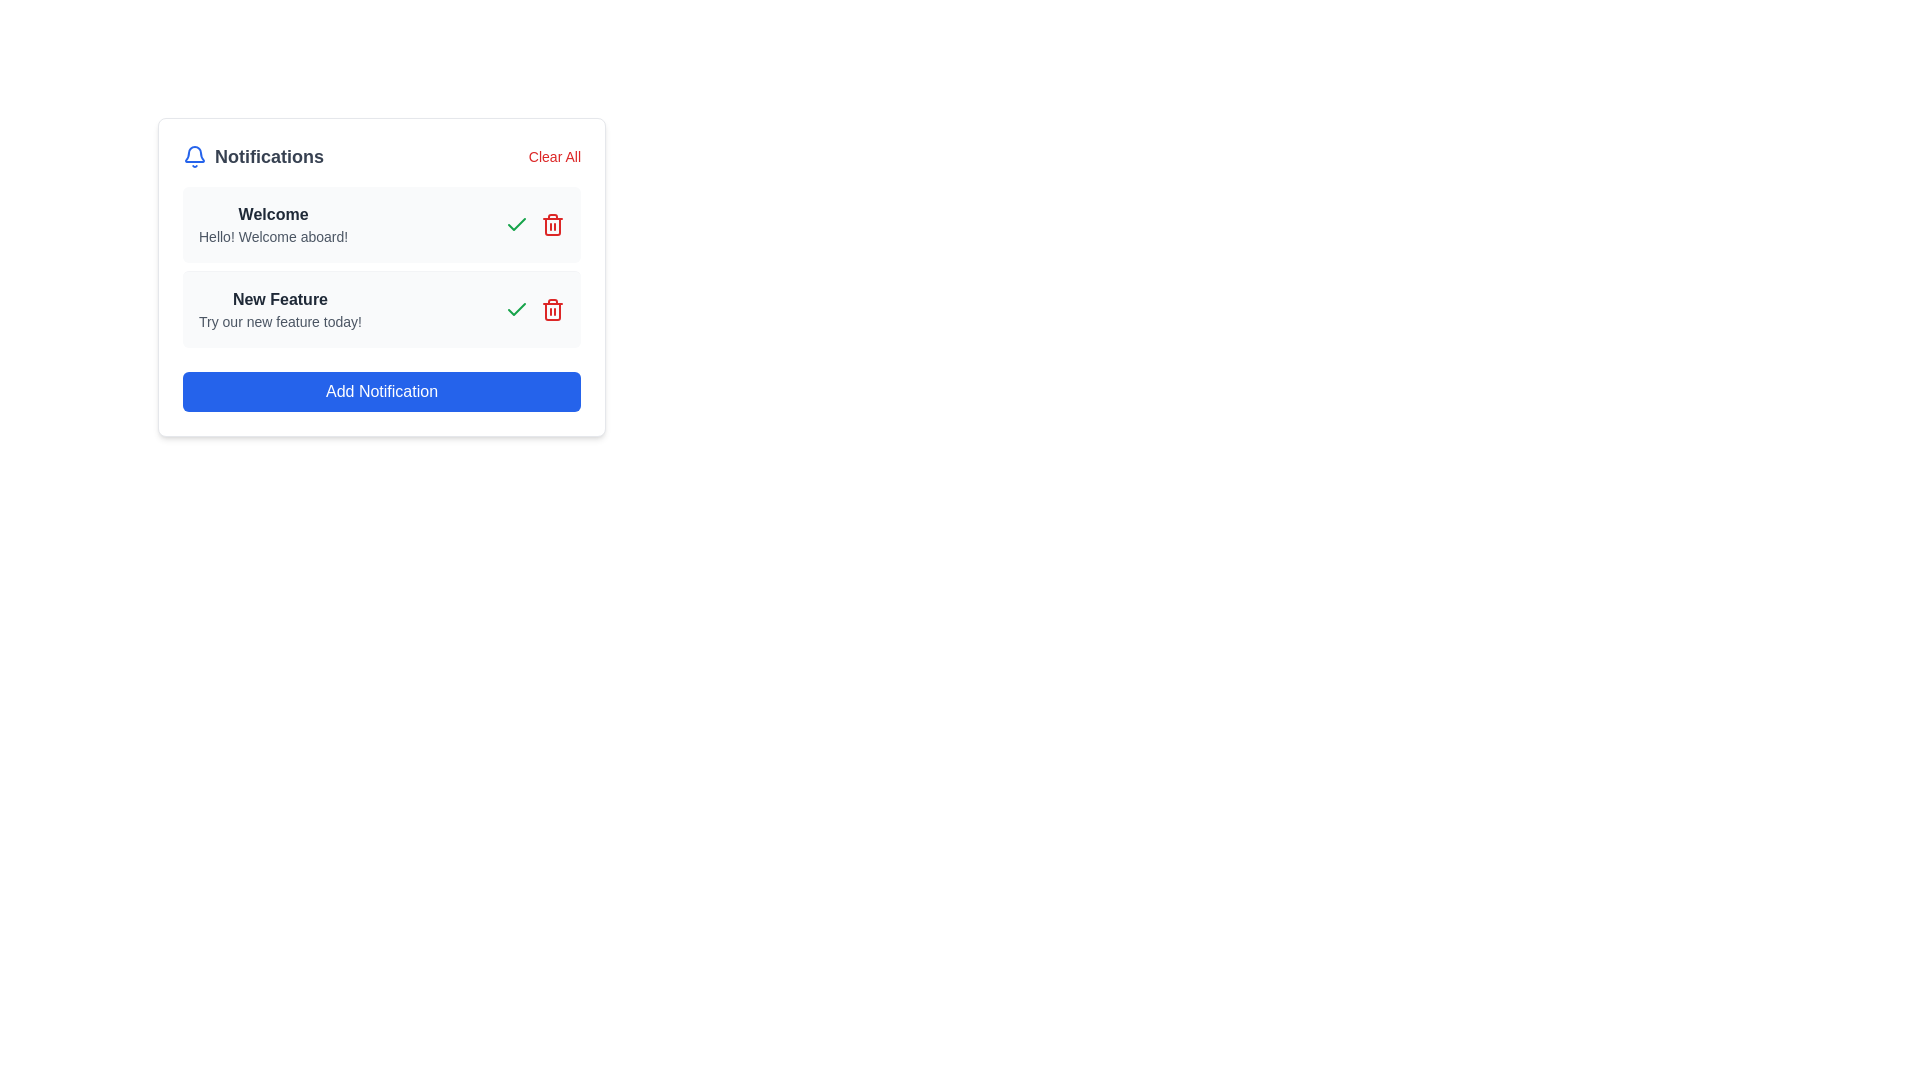 The image size is (1920, 1080). I want to click on the checkmark icon within the 'Welcome' notification card to mark the notification as seen or completed, so click(517, 224).